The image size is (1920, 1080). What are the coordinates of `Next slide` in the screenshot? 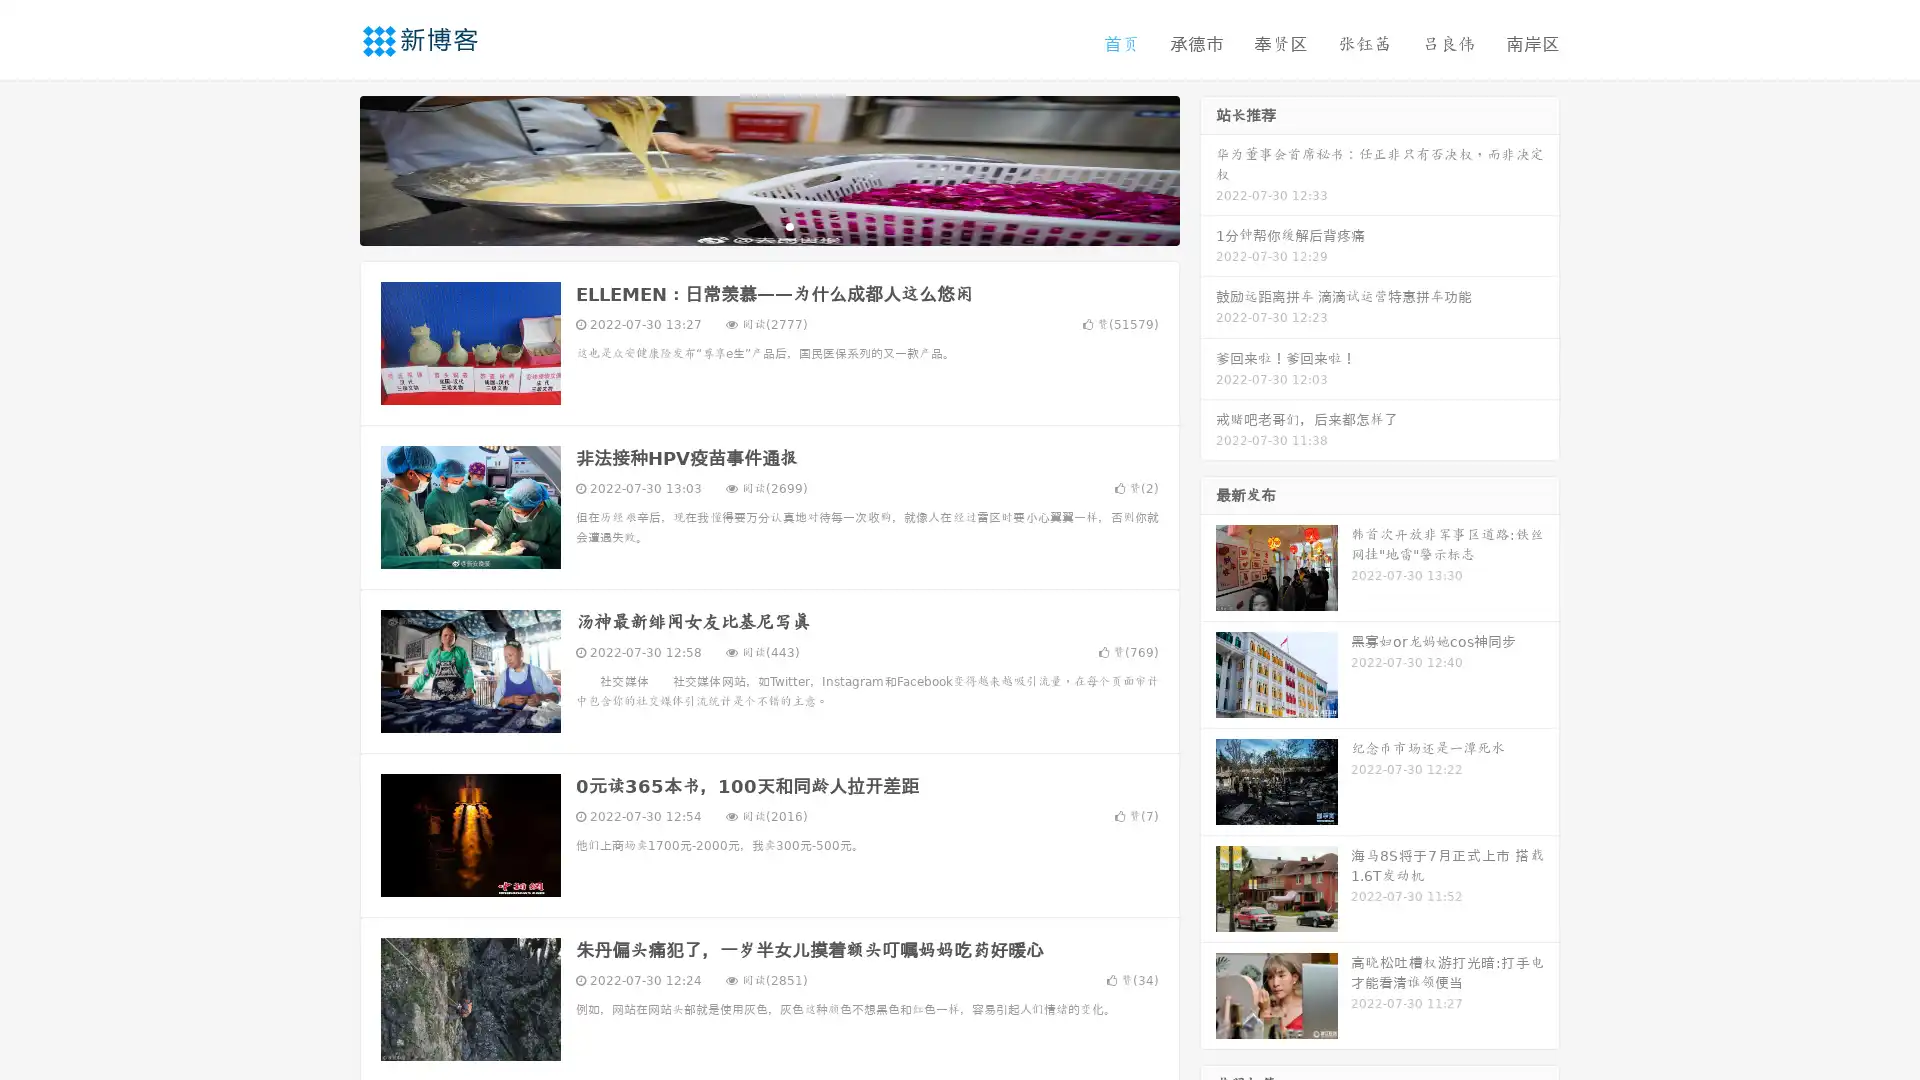 It's located at (1208, 168).